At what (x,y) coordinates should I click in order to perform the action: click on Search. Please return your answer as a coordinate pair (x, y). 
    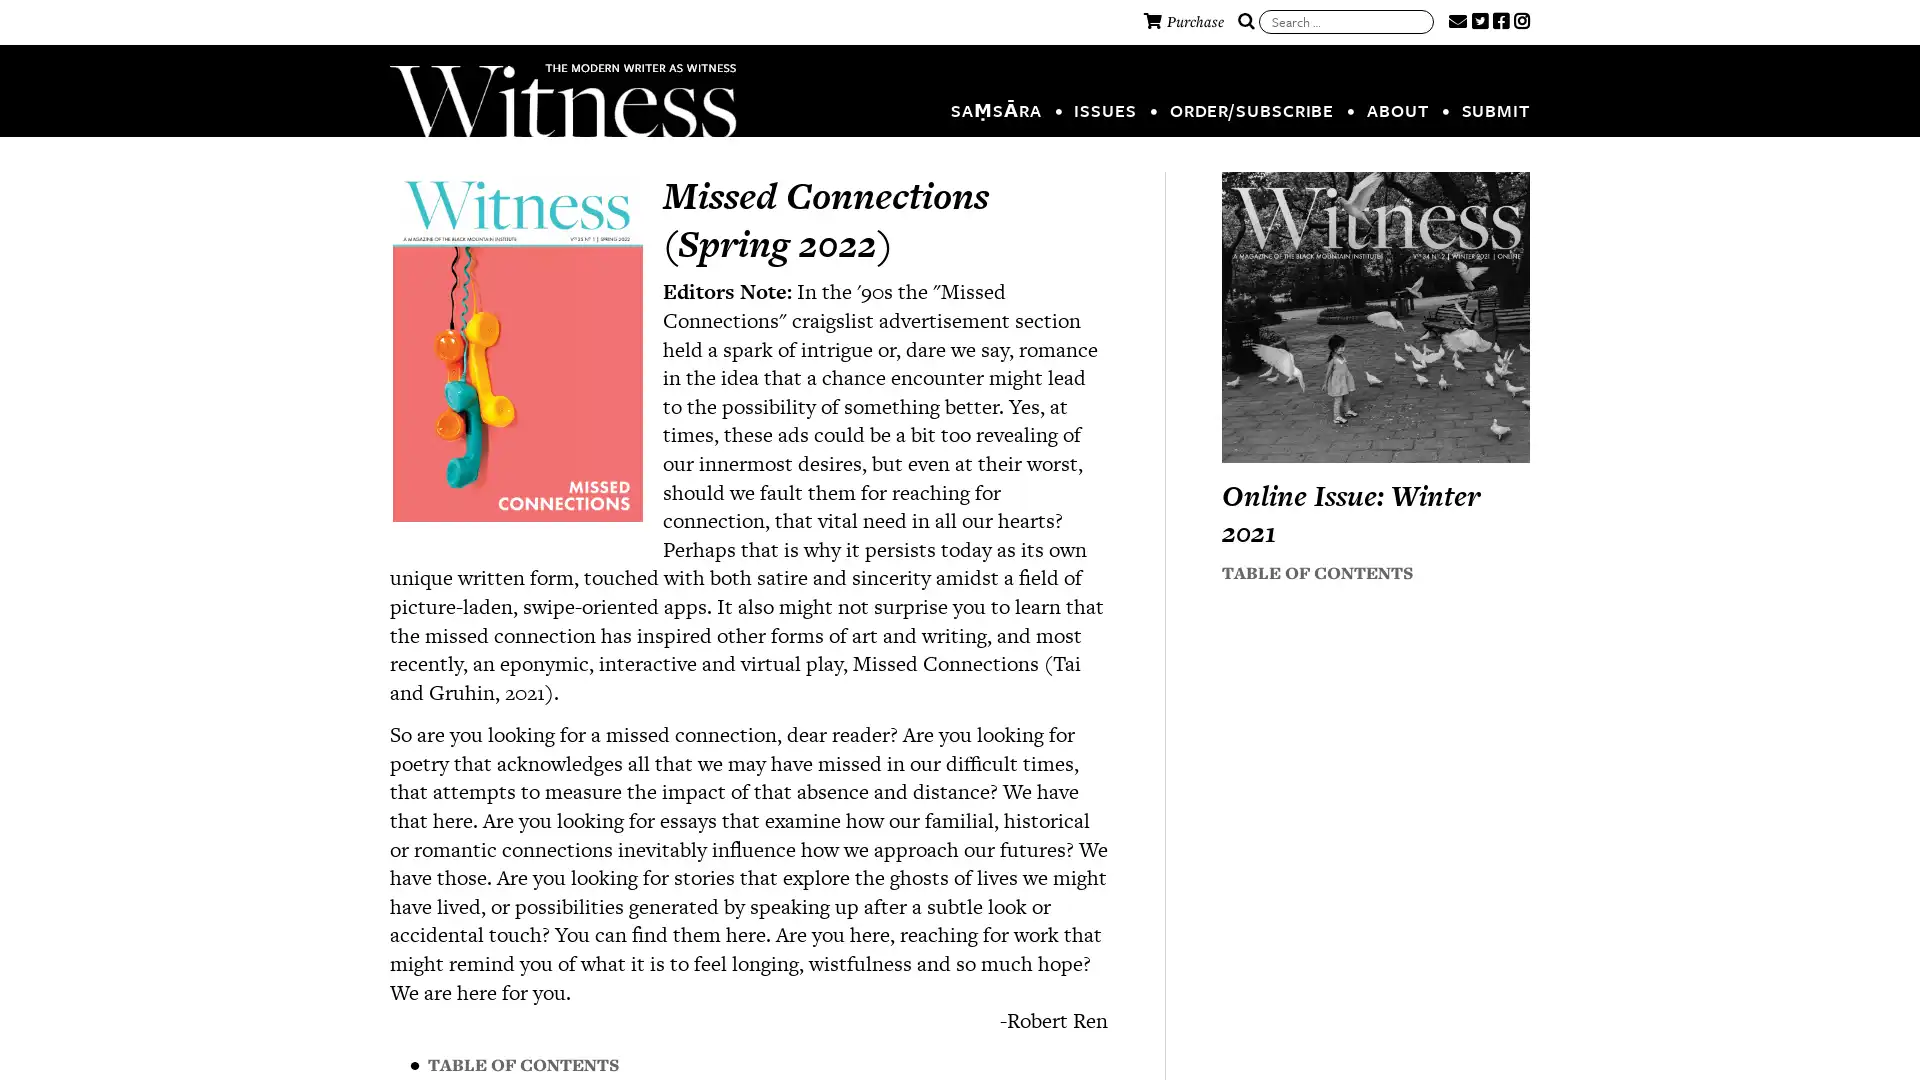
    Looking at the image, I should click on (1245, 22).